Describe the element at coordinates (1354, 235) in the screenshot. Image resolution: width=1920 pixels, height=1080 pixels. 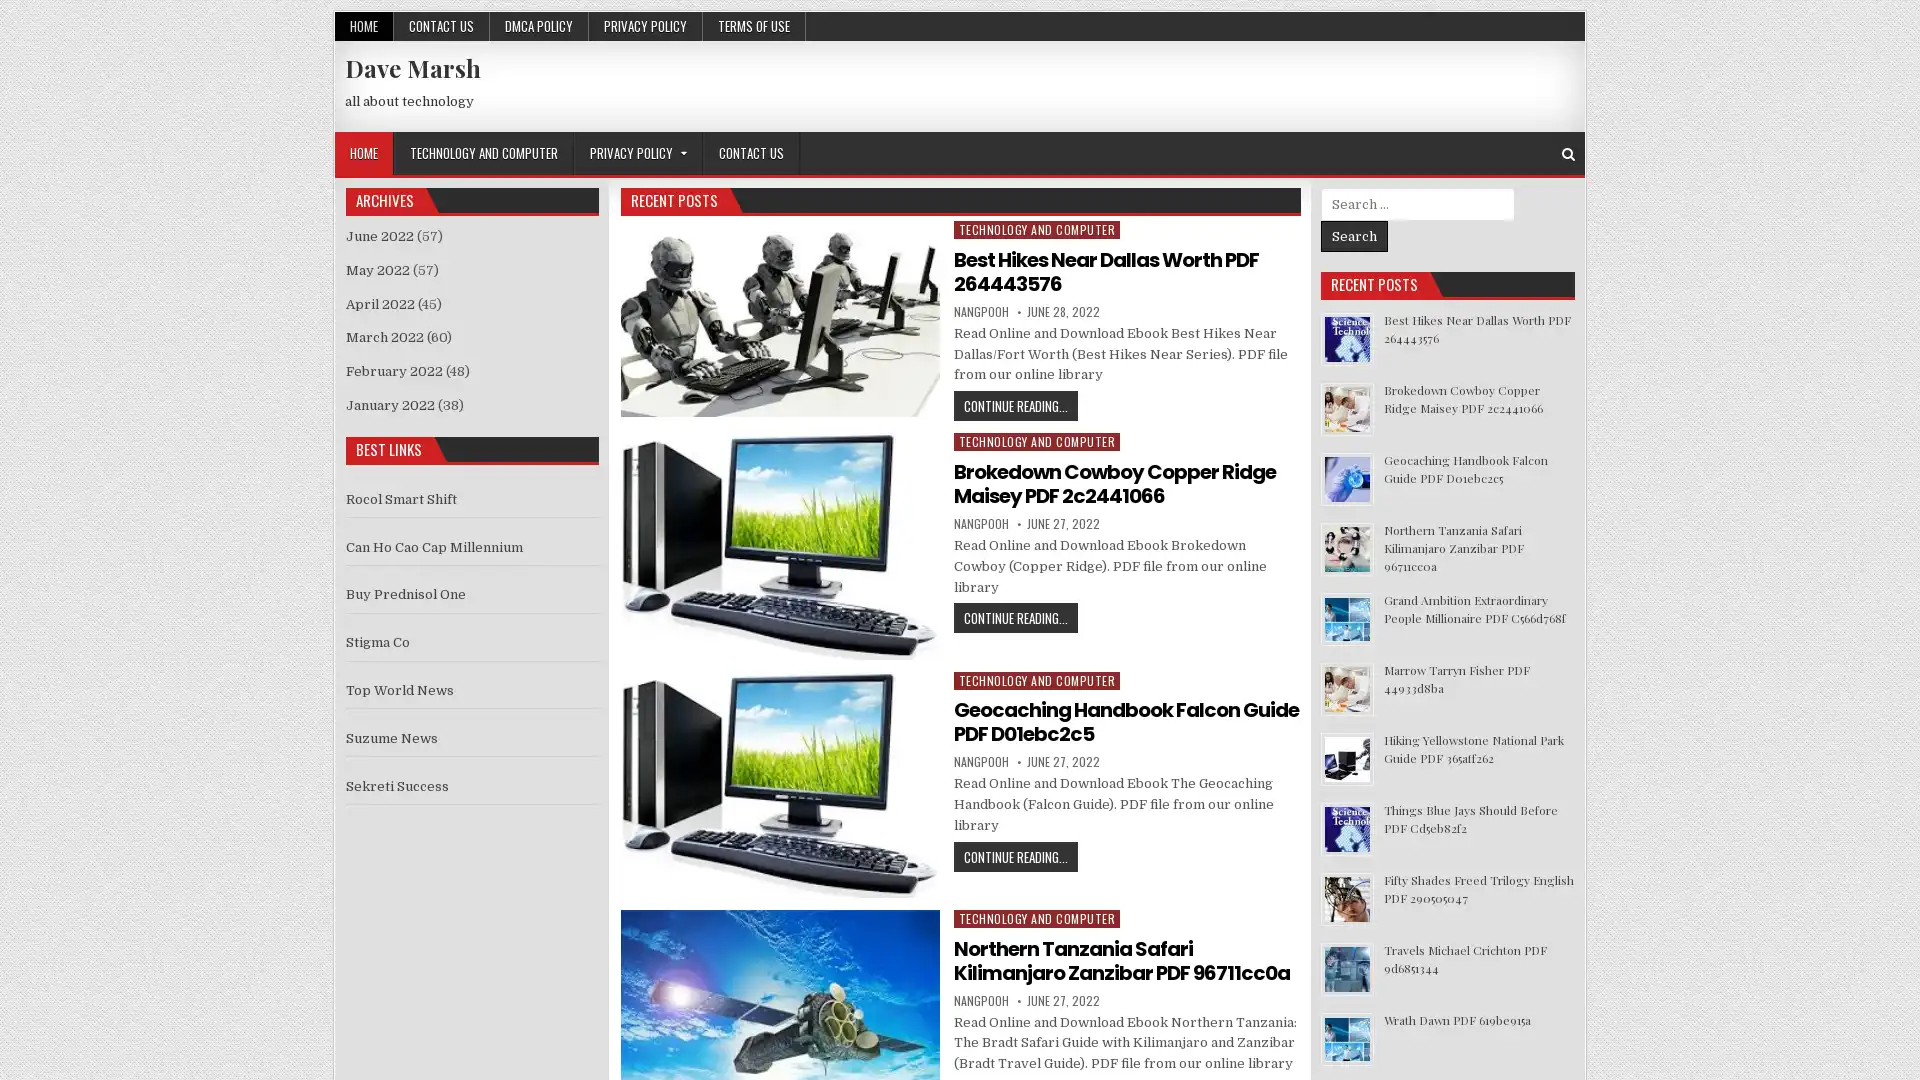
I see `Search` at that location.